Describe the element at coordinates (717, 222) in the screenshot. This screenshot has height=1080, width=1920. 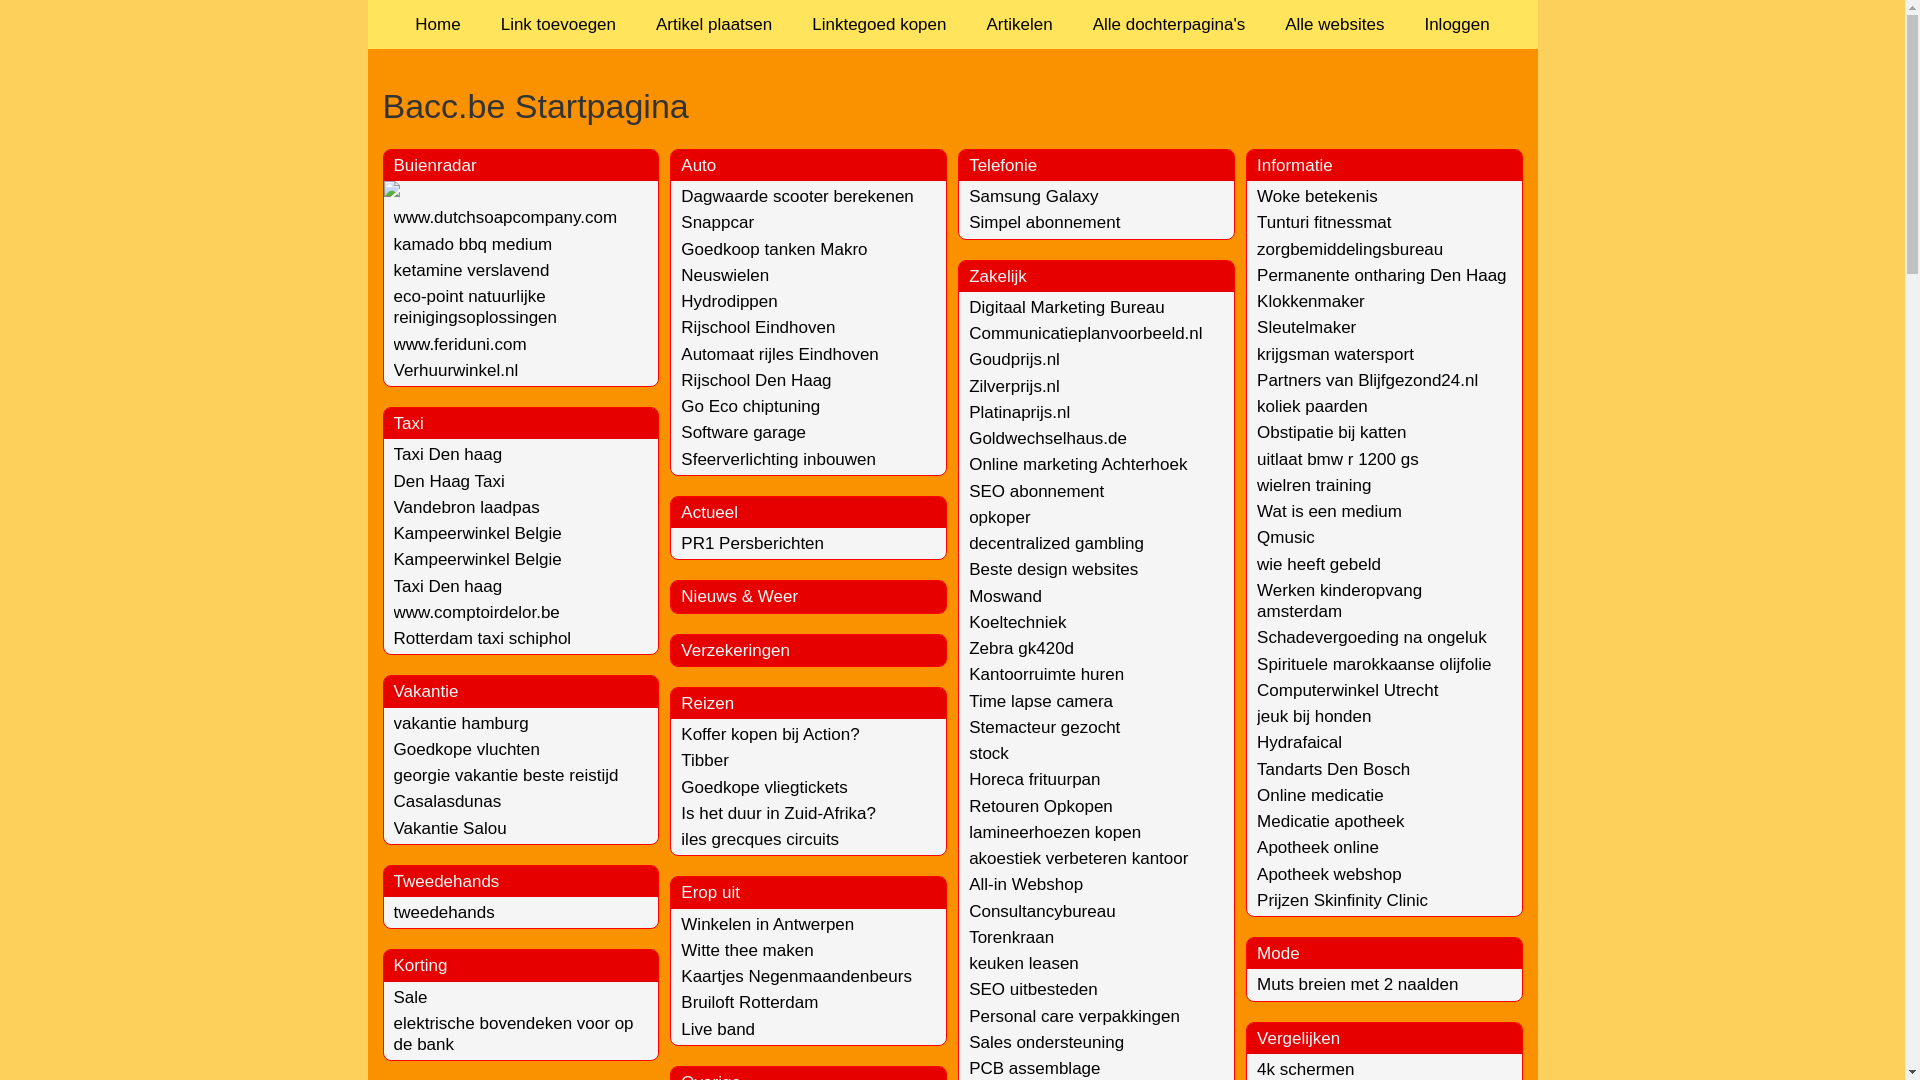
I see `'Snappcar'` at that location.